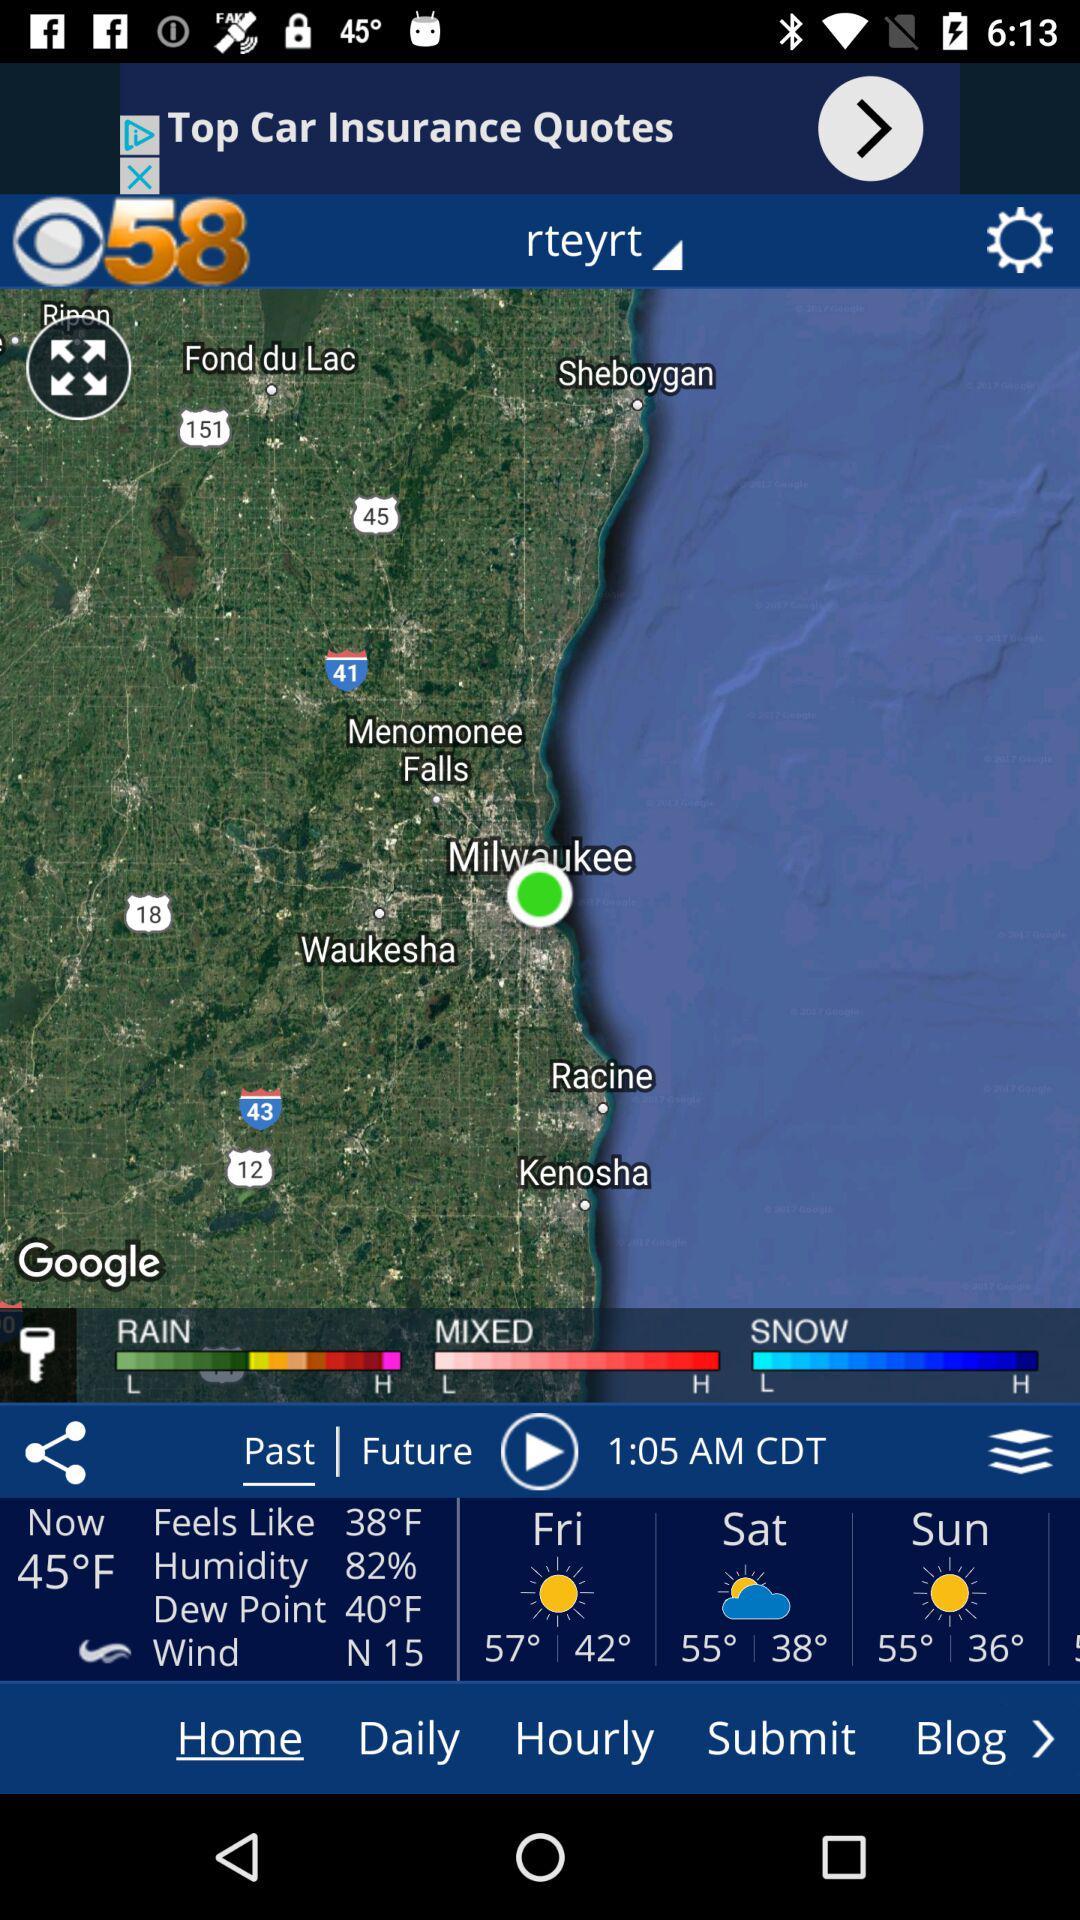 This screenshot has height=1920, width=1080. Describe the element at coordinates (538, 1451) in the screenshot. I see `the icon next to future item` at that location.